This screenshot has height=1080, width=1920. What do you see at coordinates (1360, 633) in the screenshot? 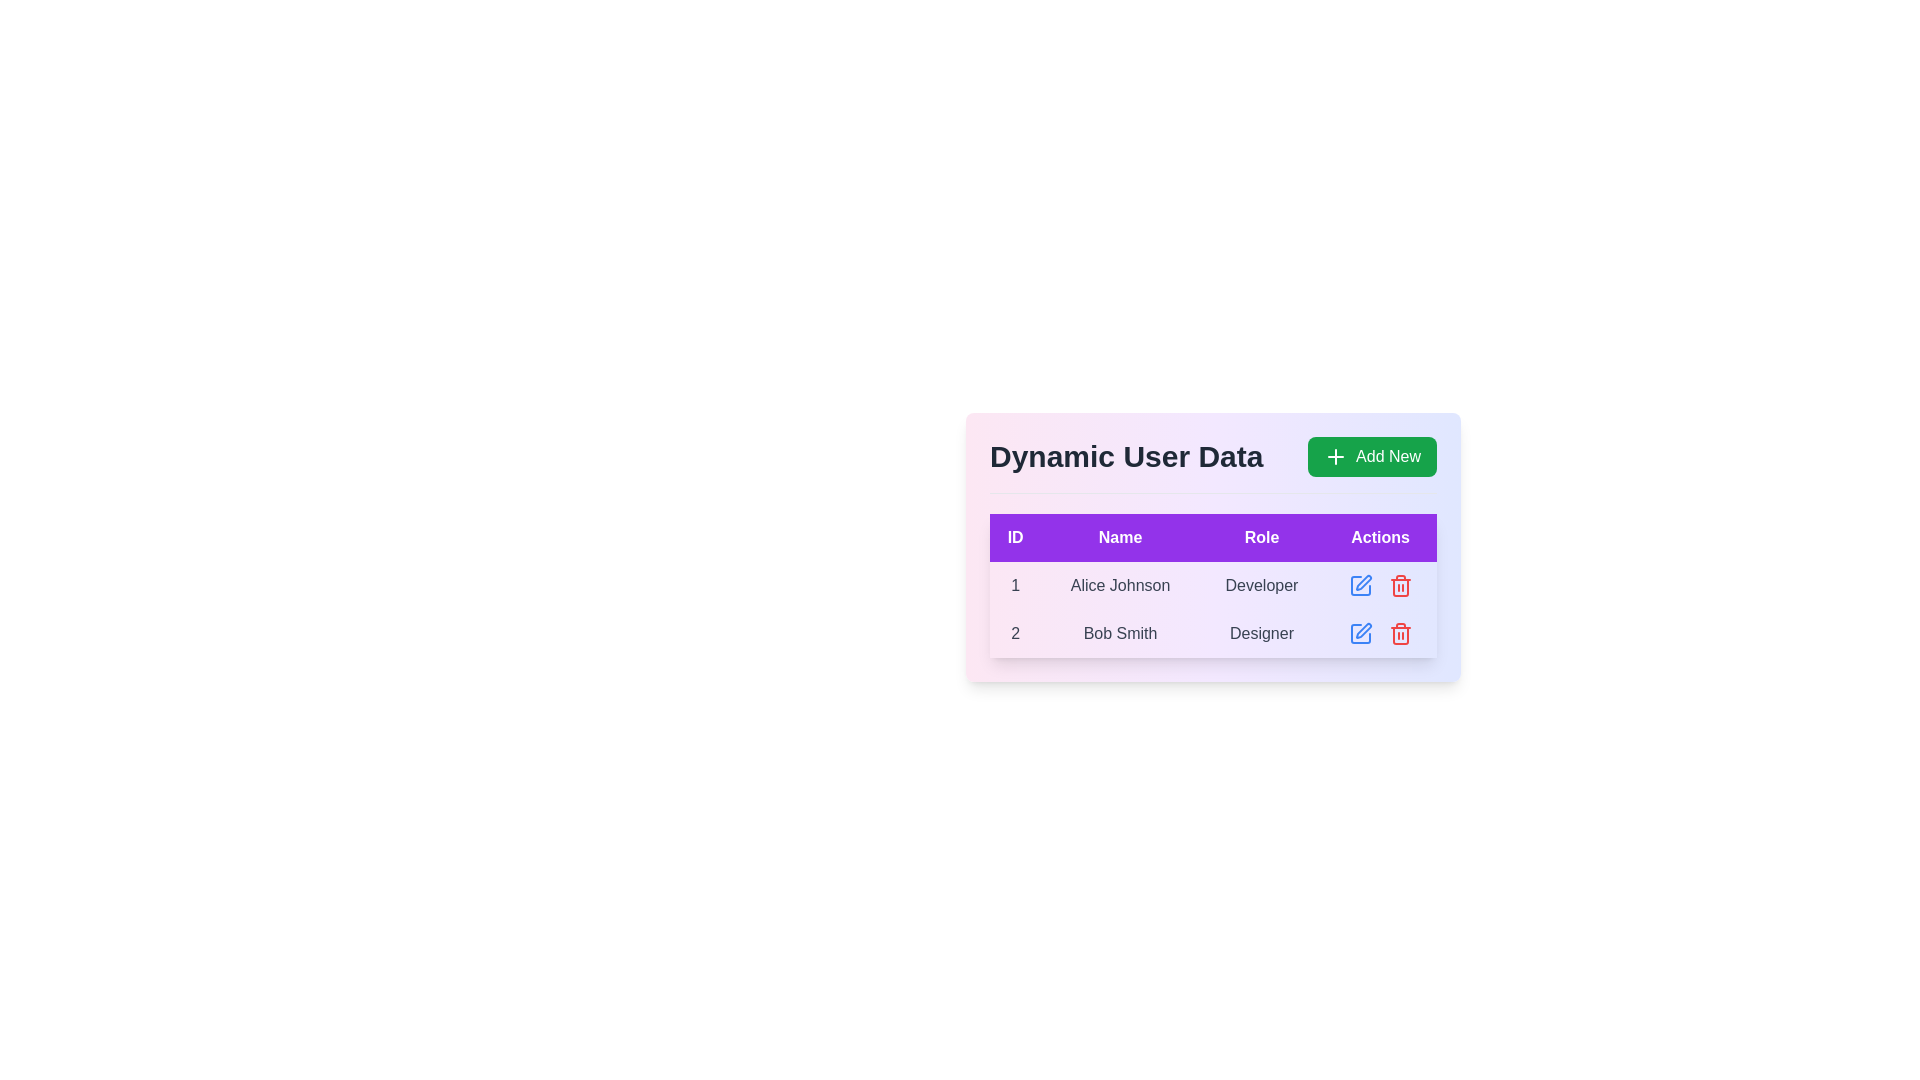
I see `the 'edit' icon button located in the 'Actions' column next to the row labeled '2' for 'Bob Smith, Designer' to initiate editing` at bounding box center [1360, 633].